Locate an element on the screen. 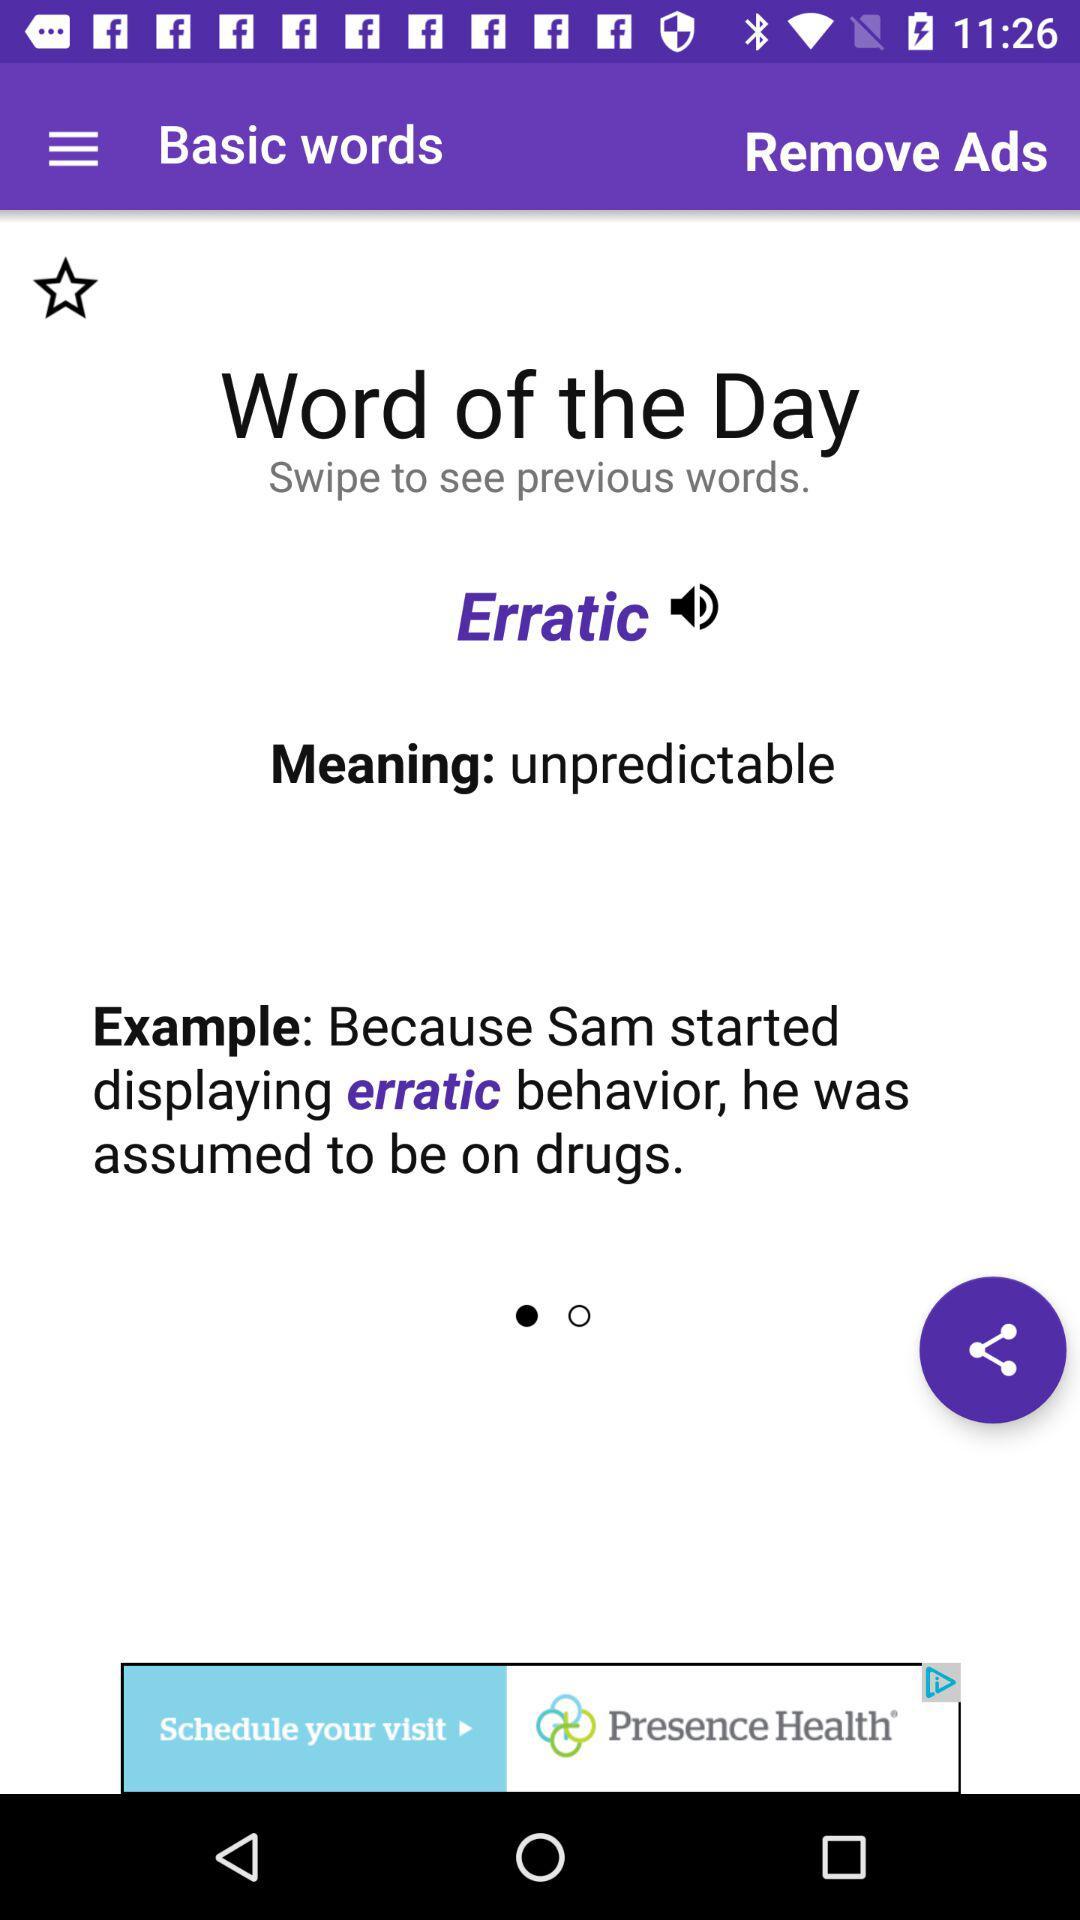 This screenshot has width=1080, height=1920. the volume icon is located at coordinates (693, 605).